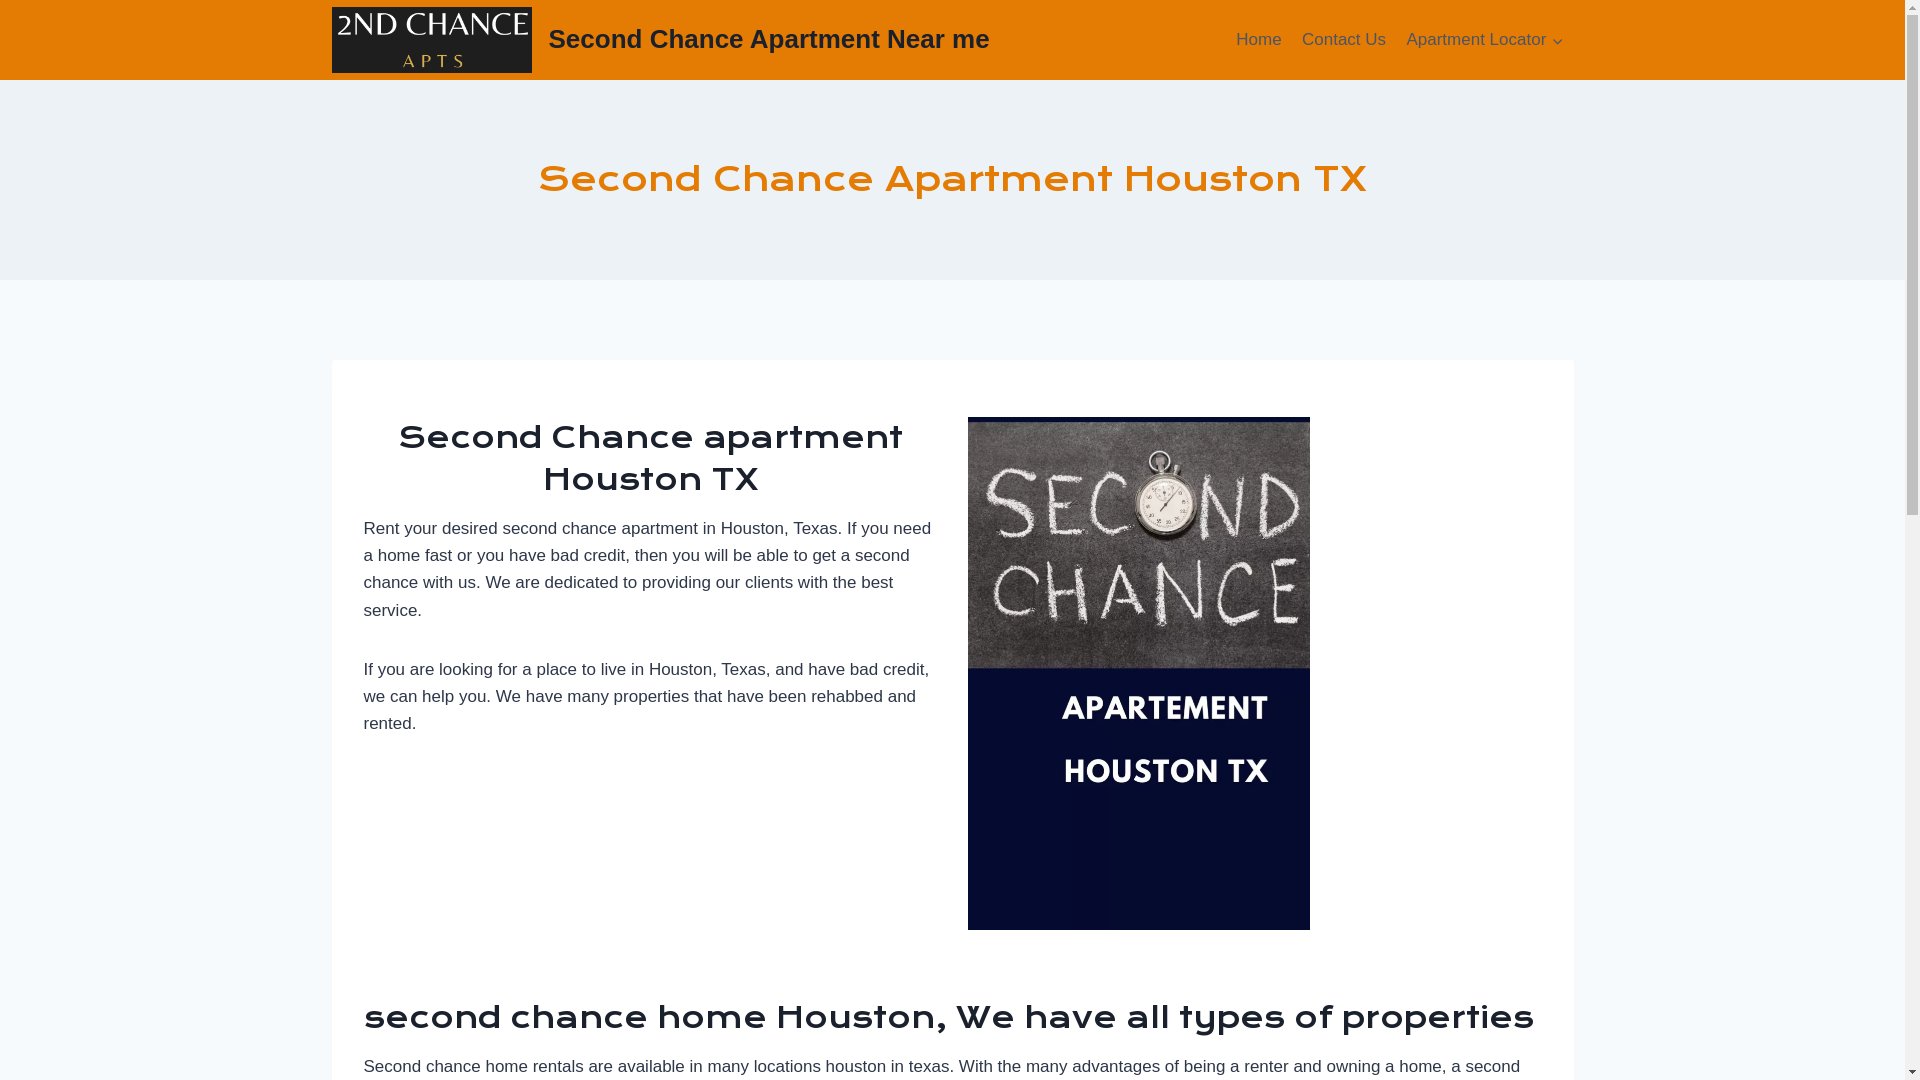 Image resolution: width=1920 pixels, height=1080 pixels. What do you see at coordinates (1291, 39) in the screenshot?
I see `'Contact Us'` at bounding box center [1291, 39].